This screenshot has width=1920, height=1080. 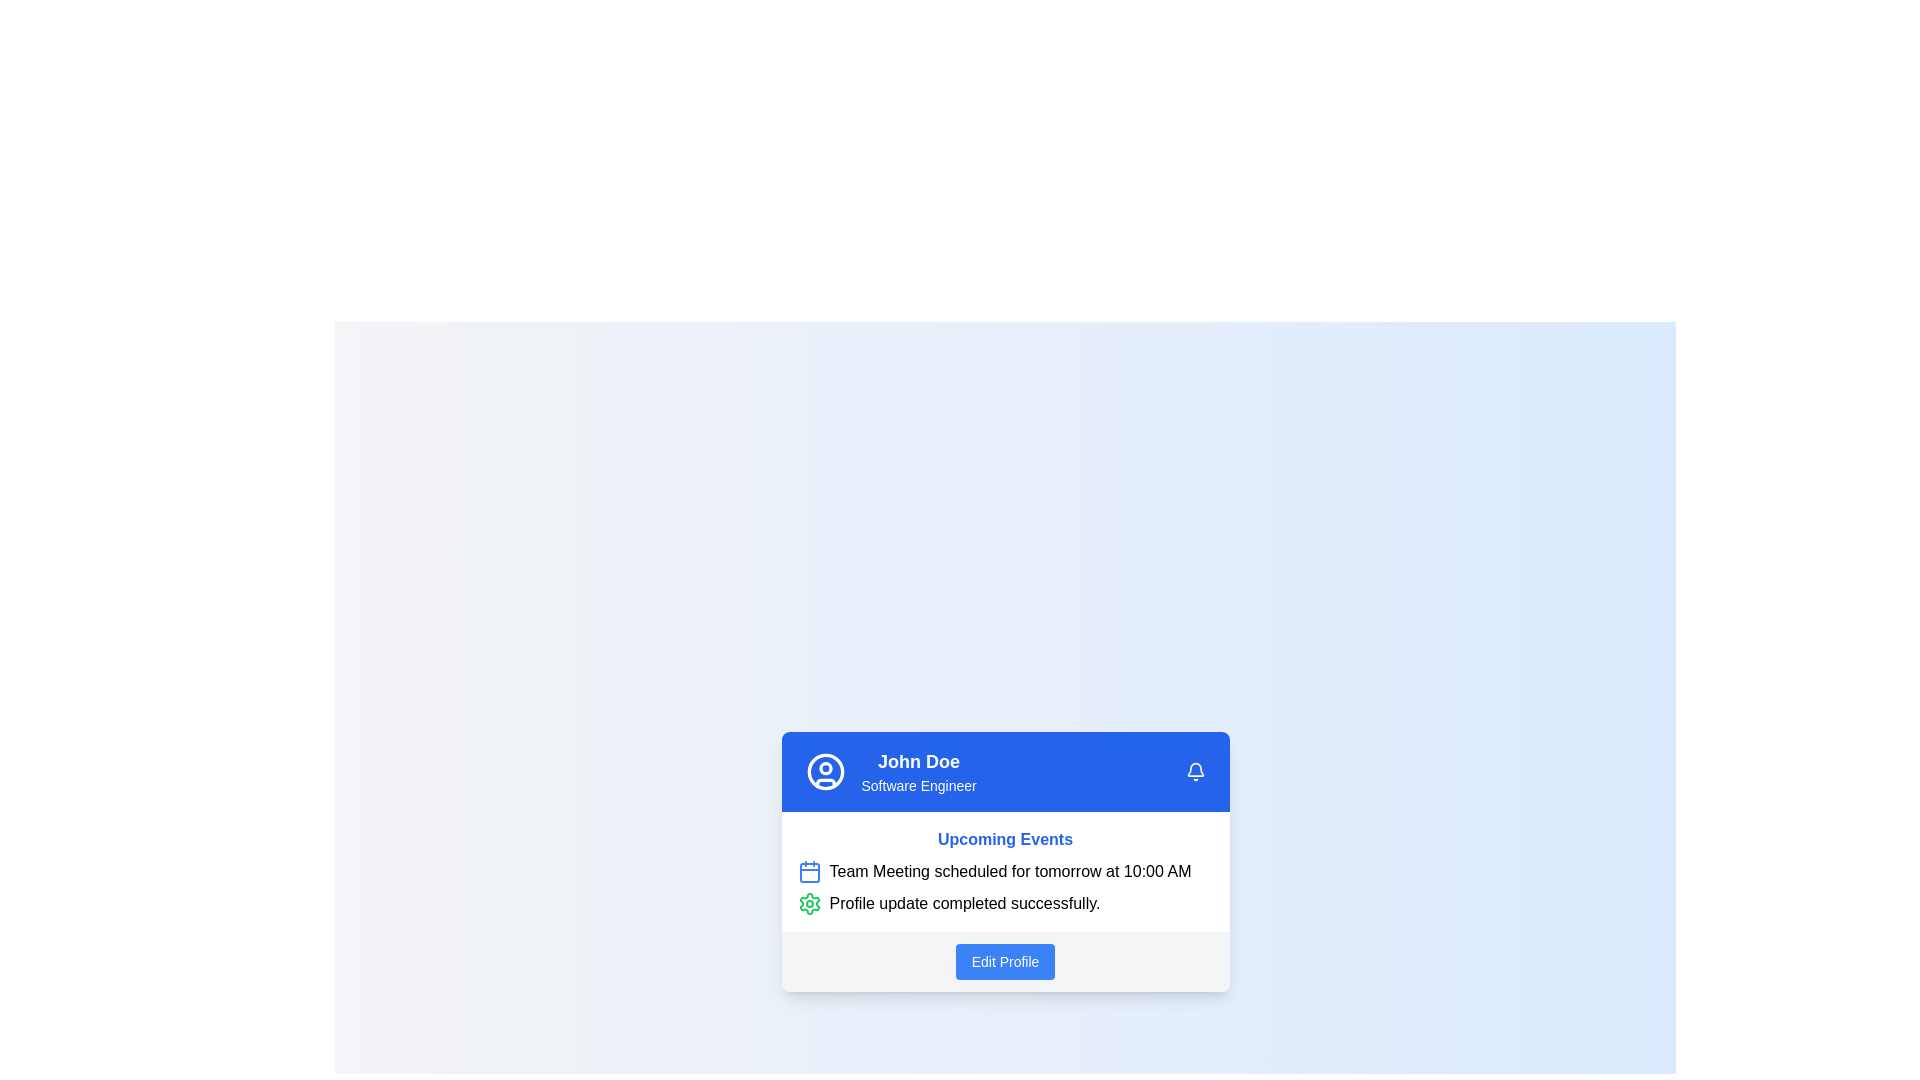 What do you see at coordinates (964, 903) in the screenshot?
I see `the Static Text element displaying 'Profile update completed successfully.' in the 'Upcoming Events' section of the user profile card, which is aligned next to a green settings icon` at bounding box center [964, 903].